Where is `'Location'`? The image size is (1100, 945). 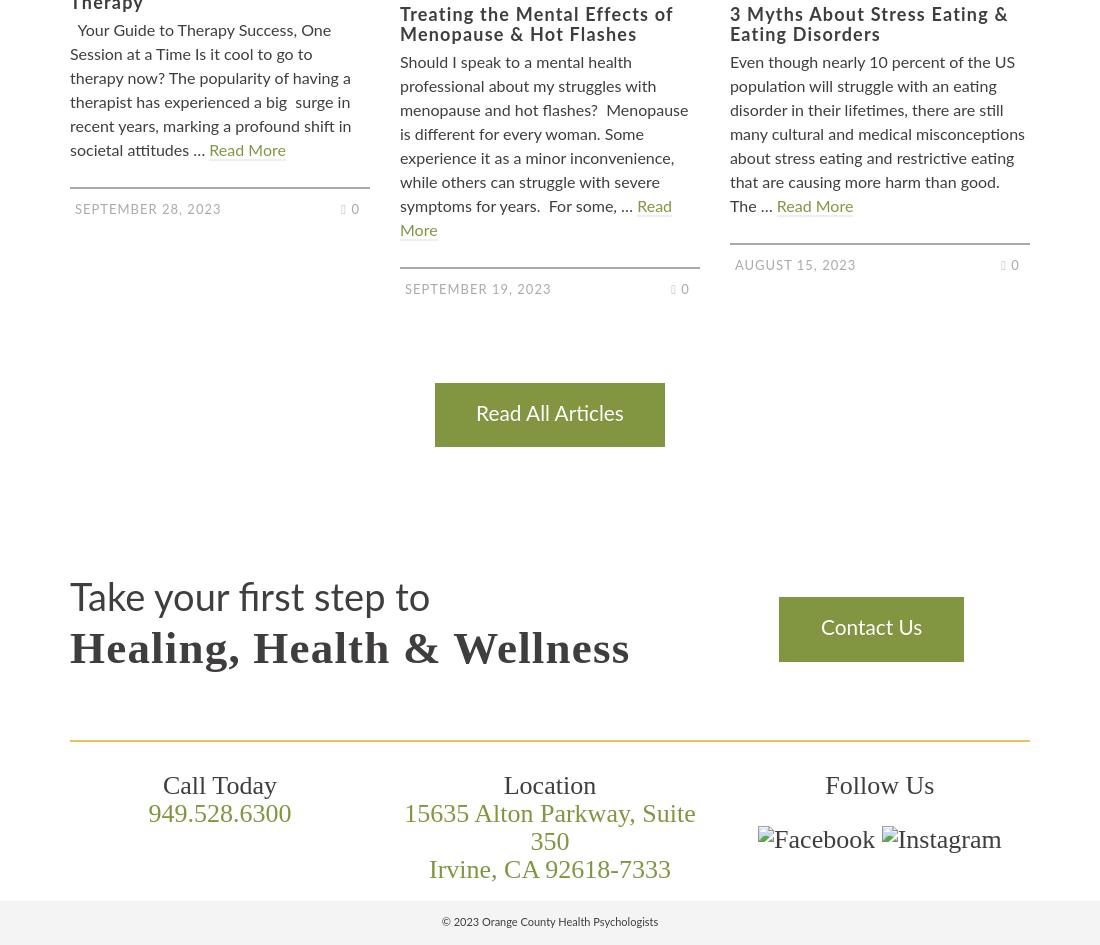
'Location' is located at coordinates (503, 784).